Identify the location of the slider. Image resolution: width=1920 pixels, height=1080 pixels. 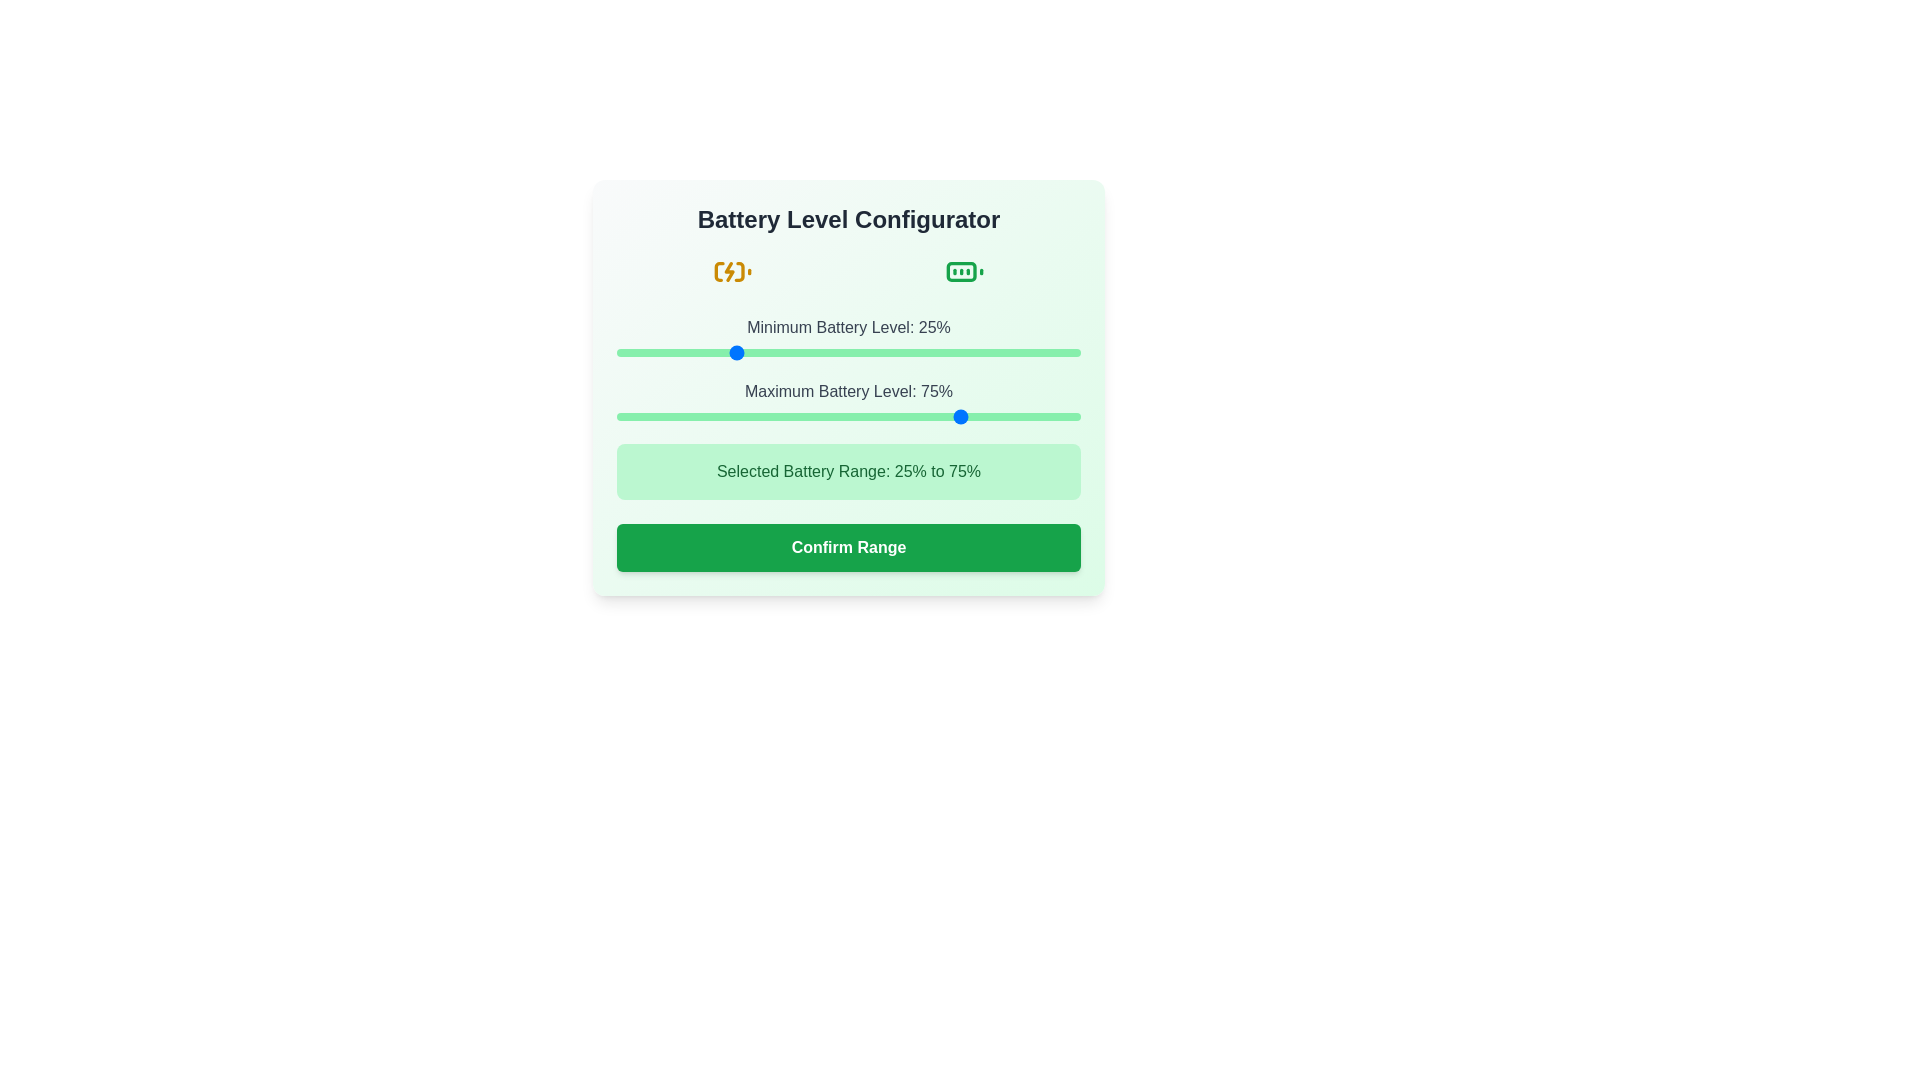
(907, 415).